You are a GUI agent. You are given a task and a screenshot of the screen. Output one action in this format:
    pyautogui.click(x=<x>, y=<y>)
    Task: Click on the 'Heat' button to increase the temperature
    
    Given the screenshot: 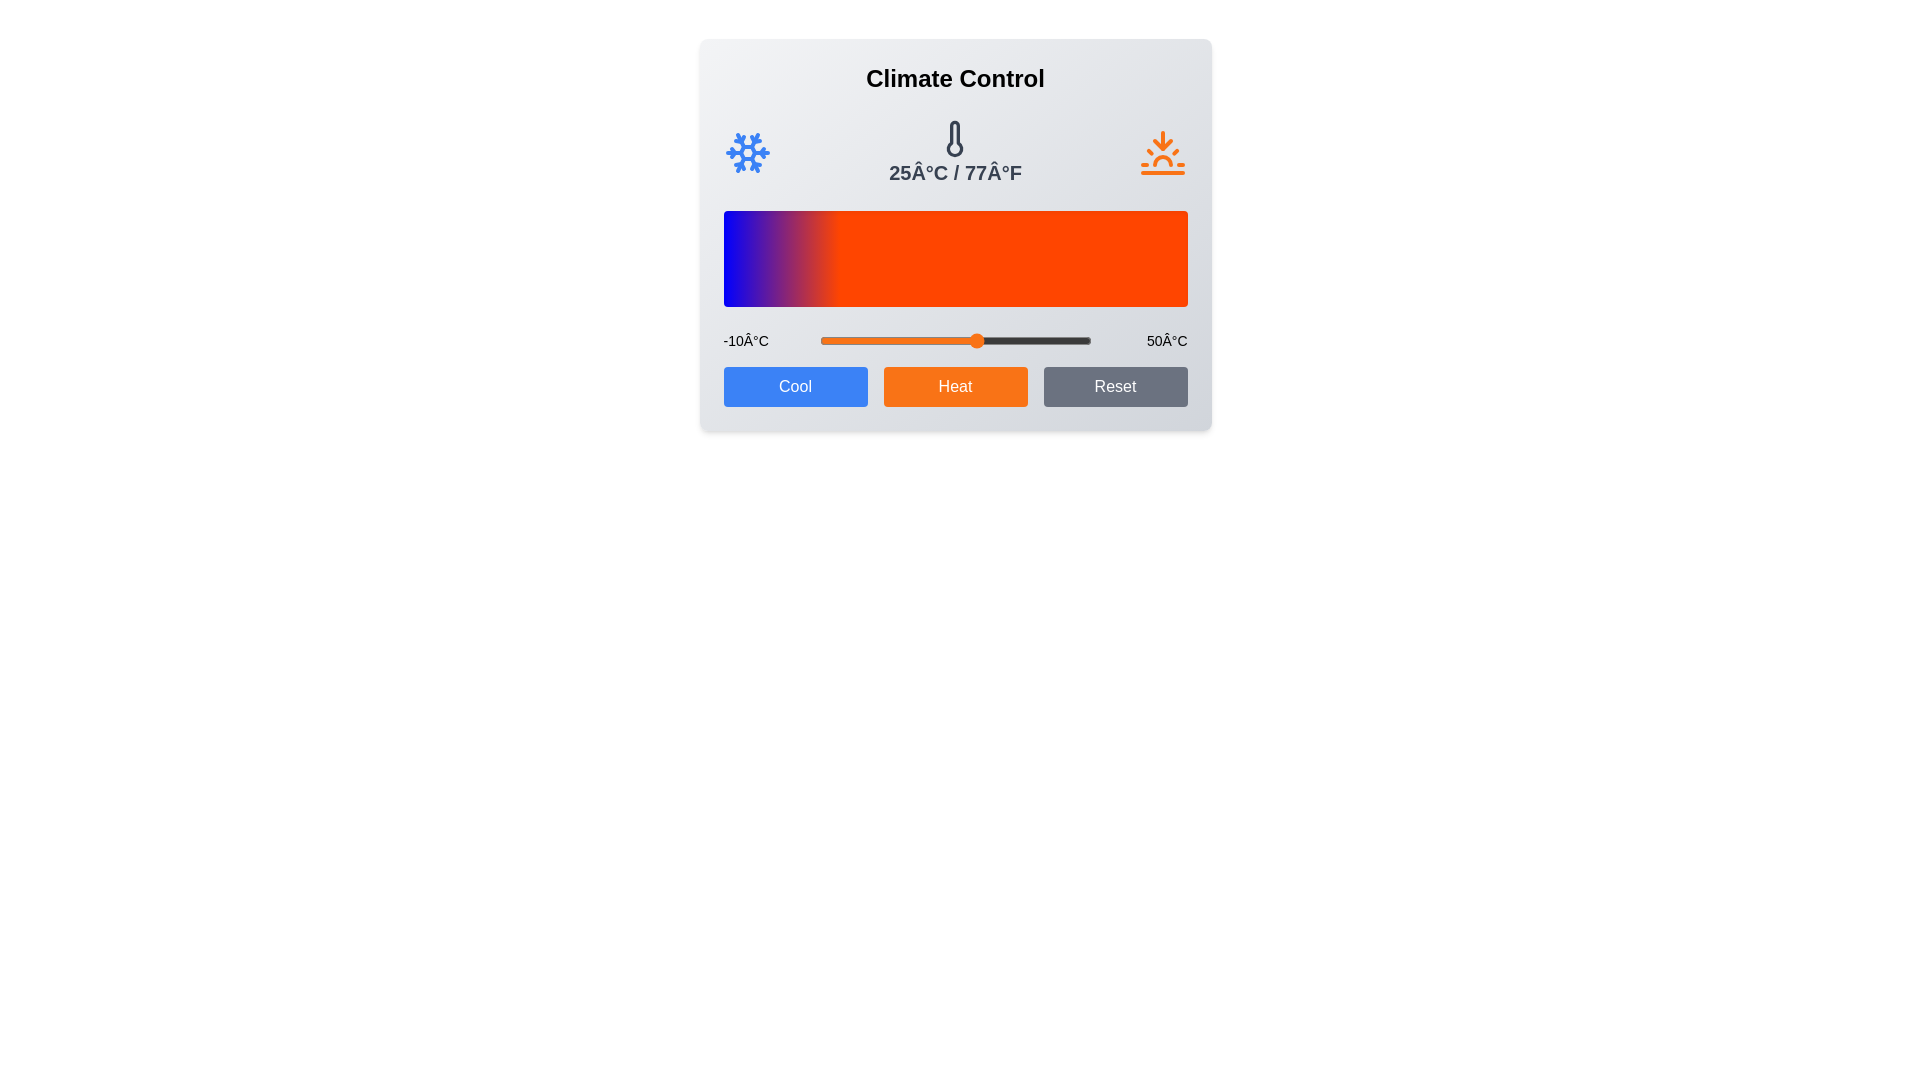 What is the action you would take?
    pyautogui.click(x=954, y=386)
    